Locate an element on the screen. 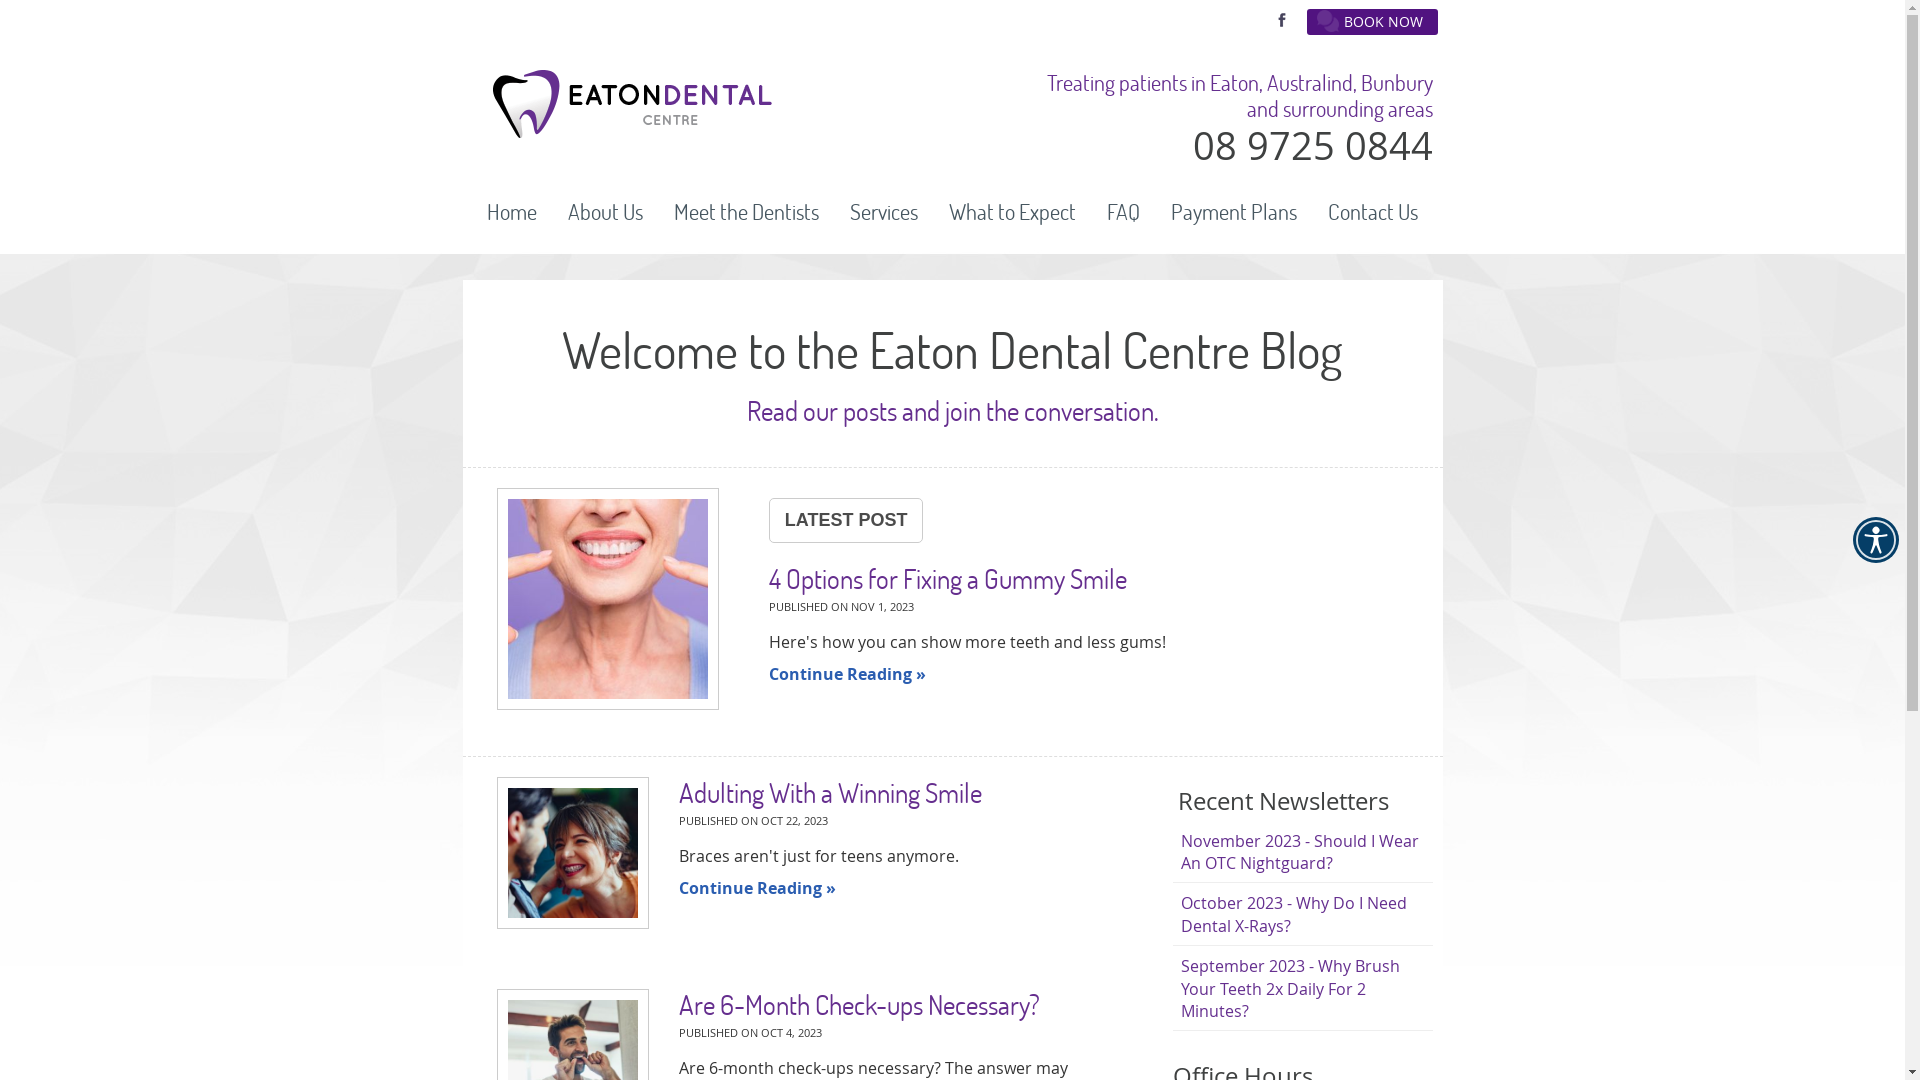 This screenshot has width=1920, height=1080. 'November 2023 - Should I Wear An OTC Nightguard?' is located at coordinates (1301, 852).